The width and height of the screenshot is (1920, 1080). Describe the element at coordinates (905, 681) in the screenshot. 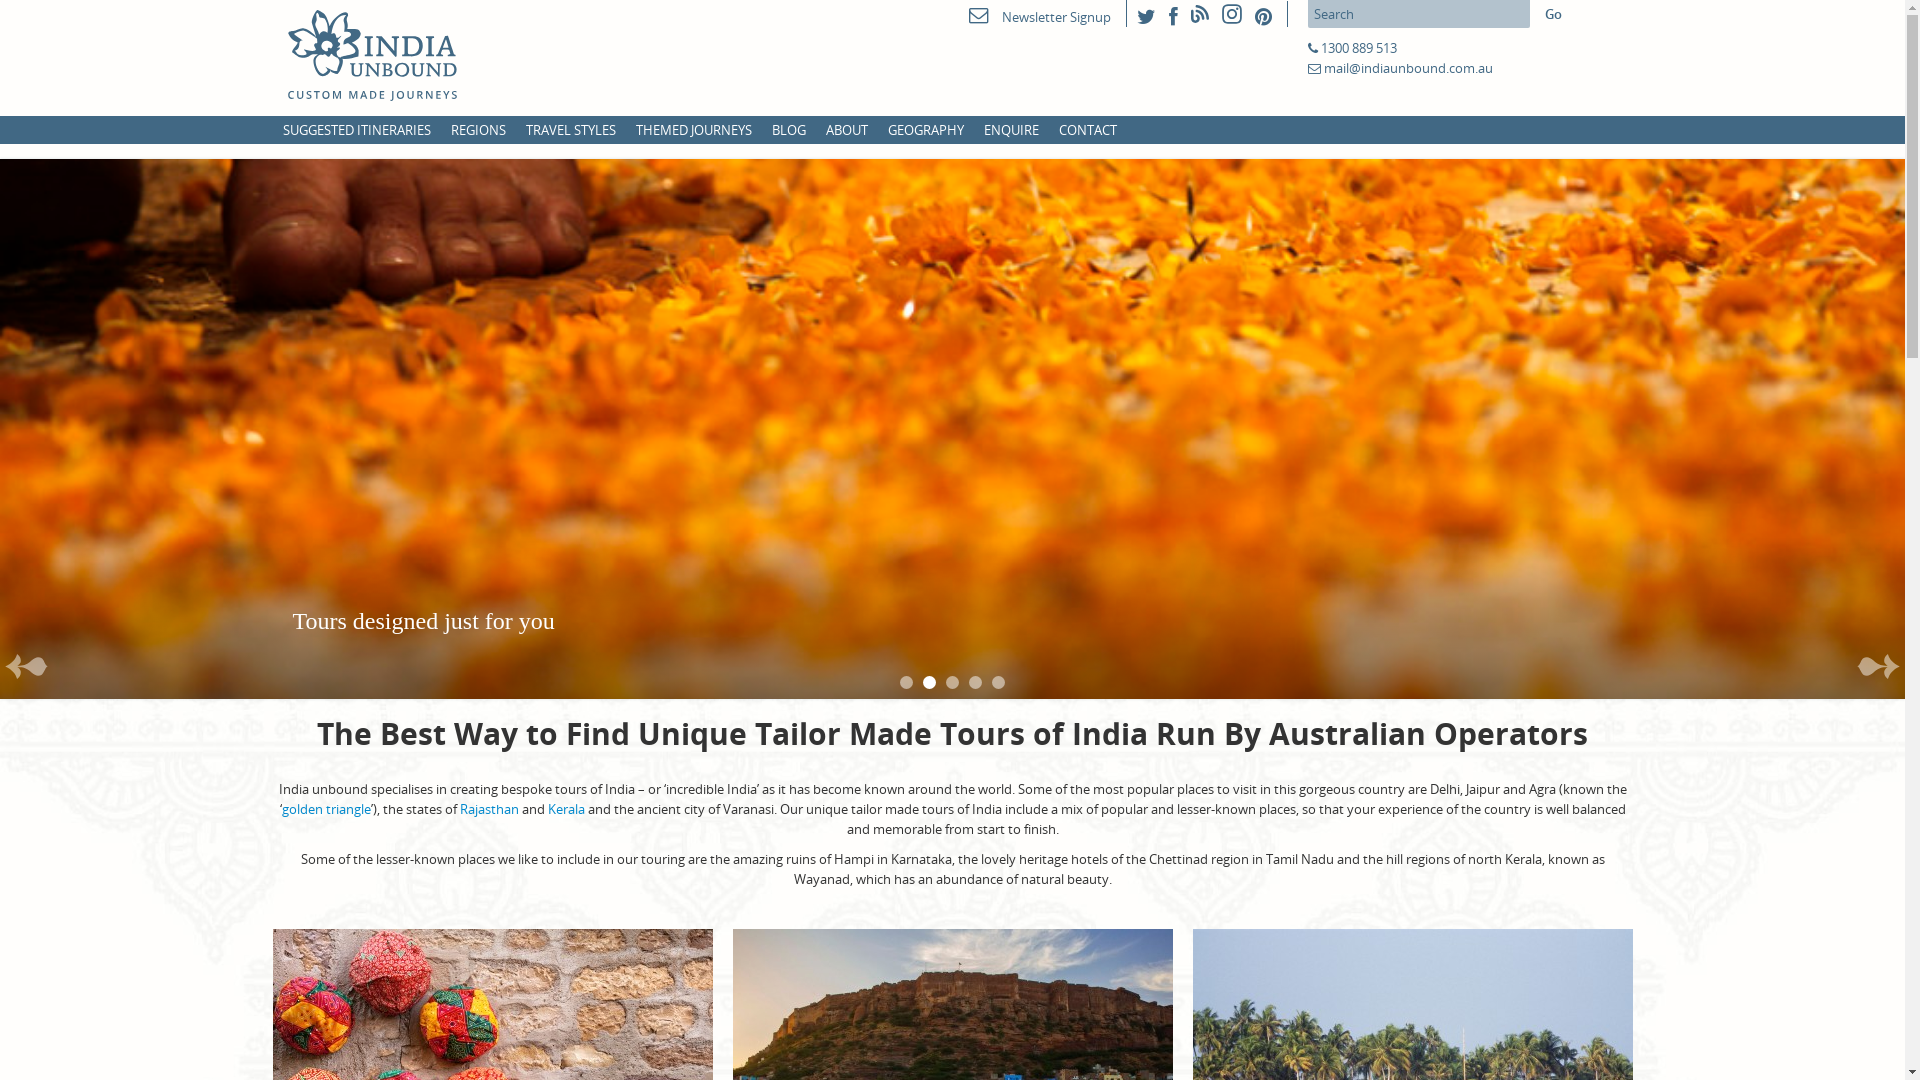

I see `'1'` at that location.